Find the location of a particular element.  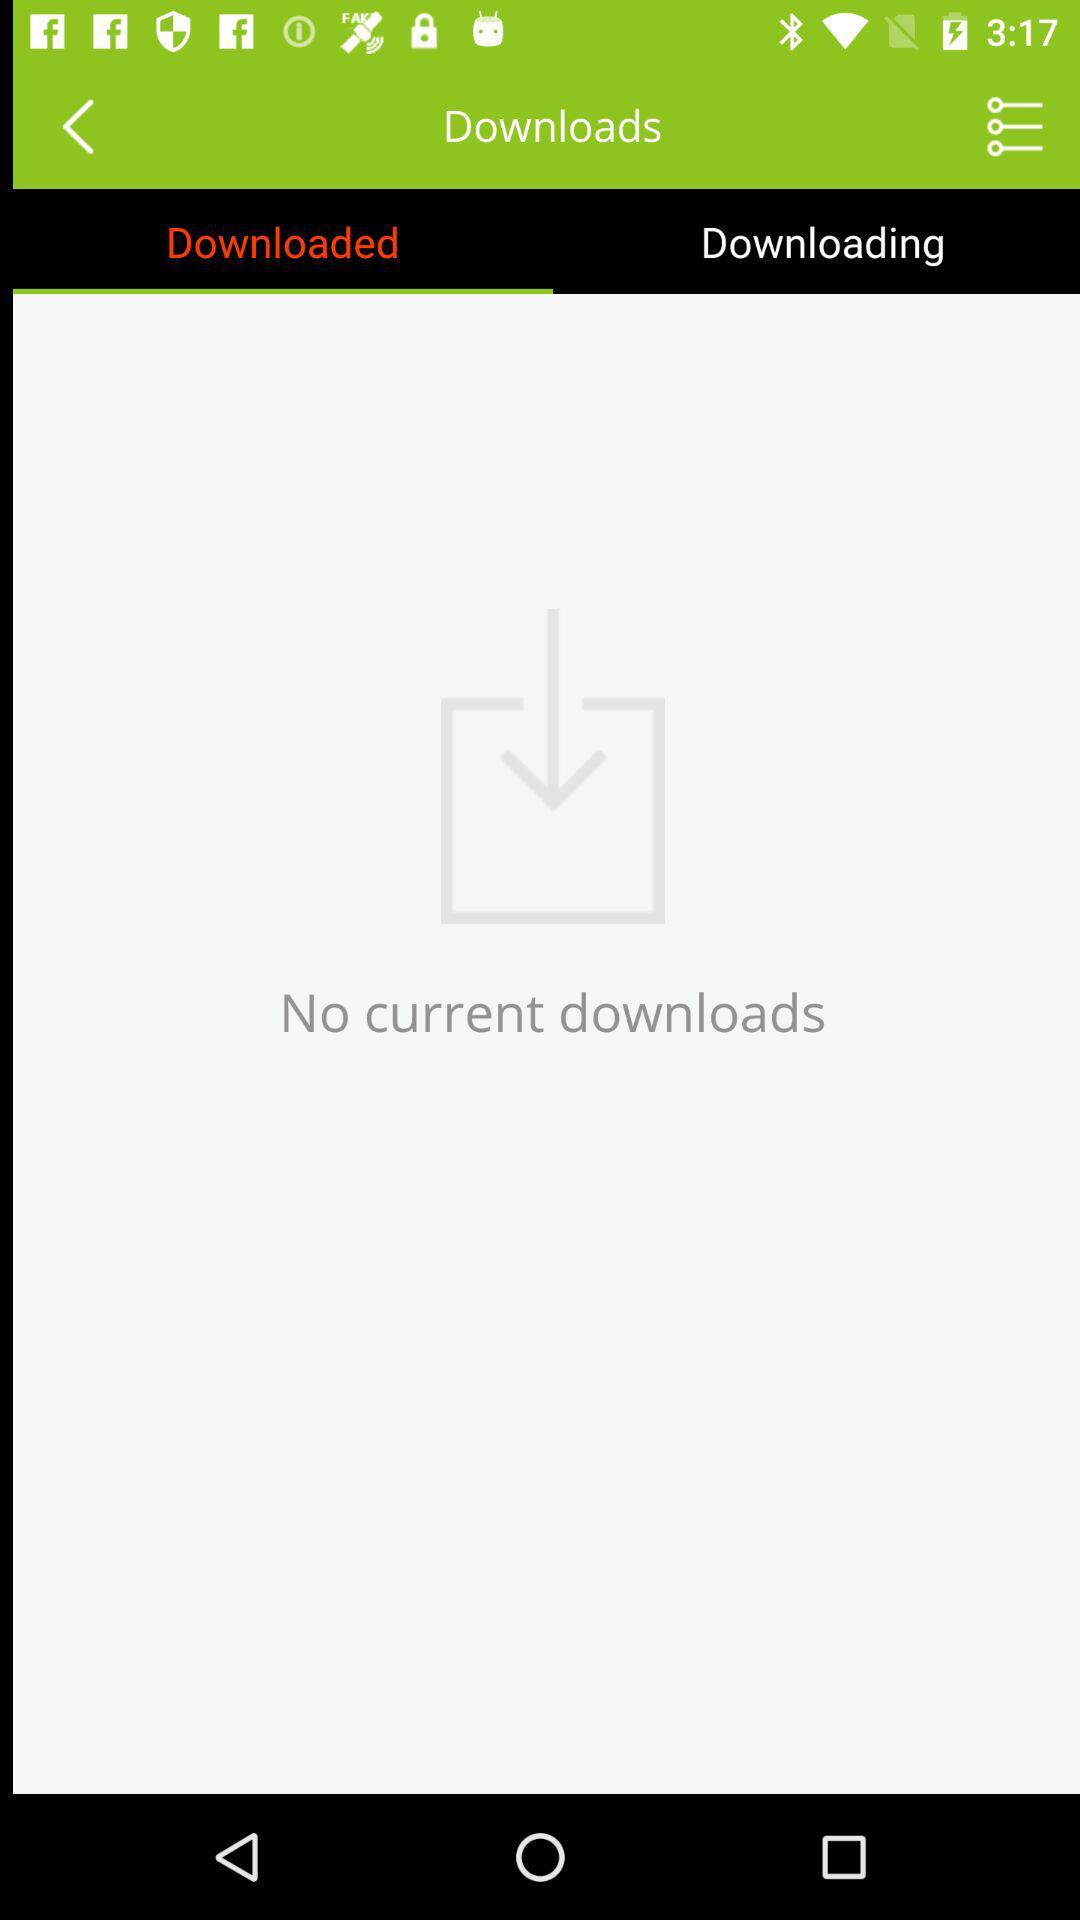

app settings is located at coordinates (1002, 124).